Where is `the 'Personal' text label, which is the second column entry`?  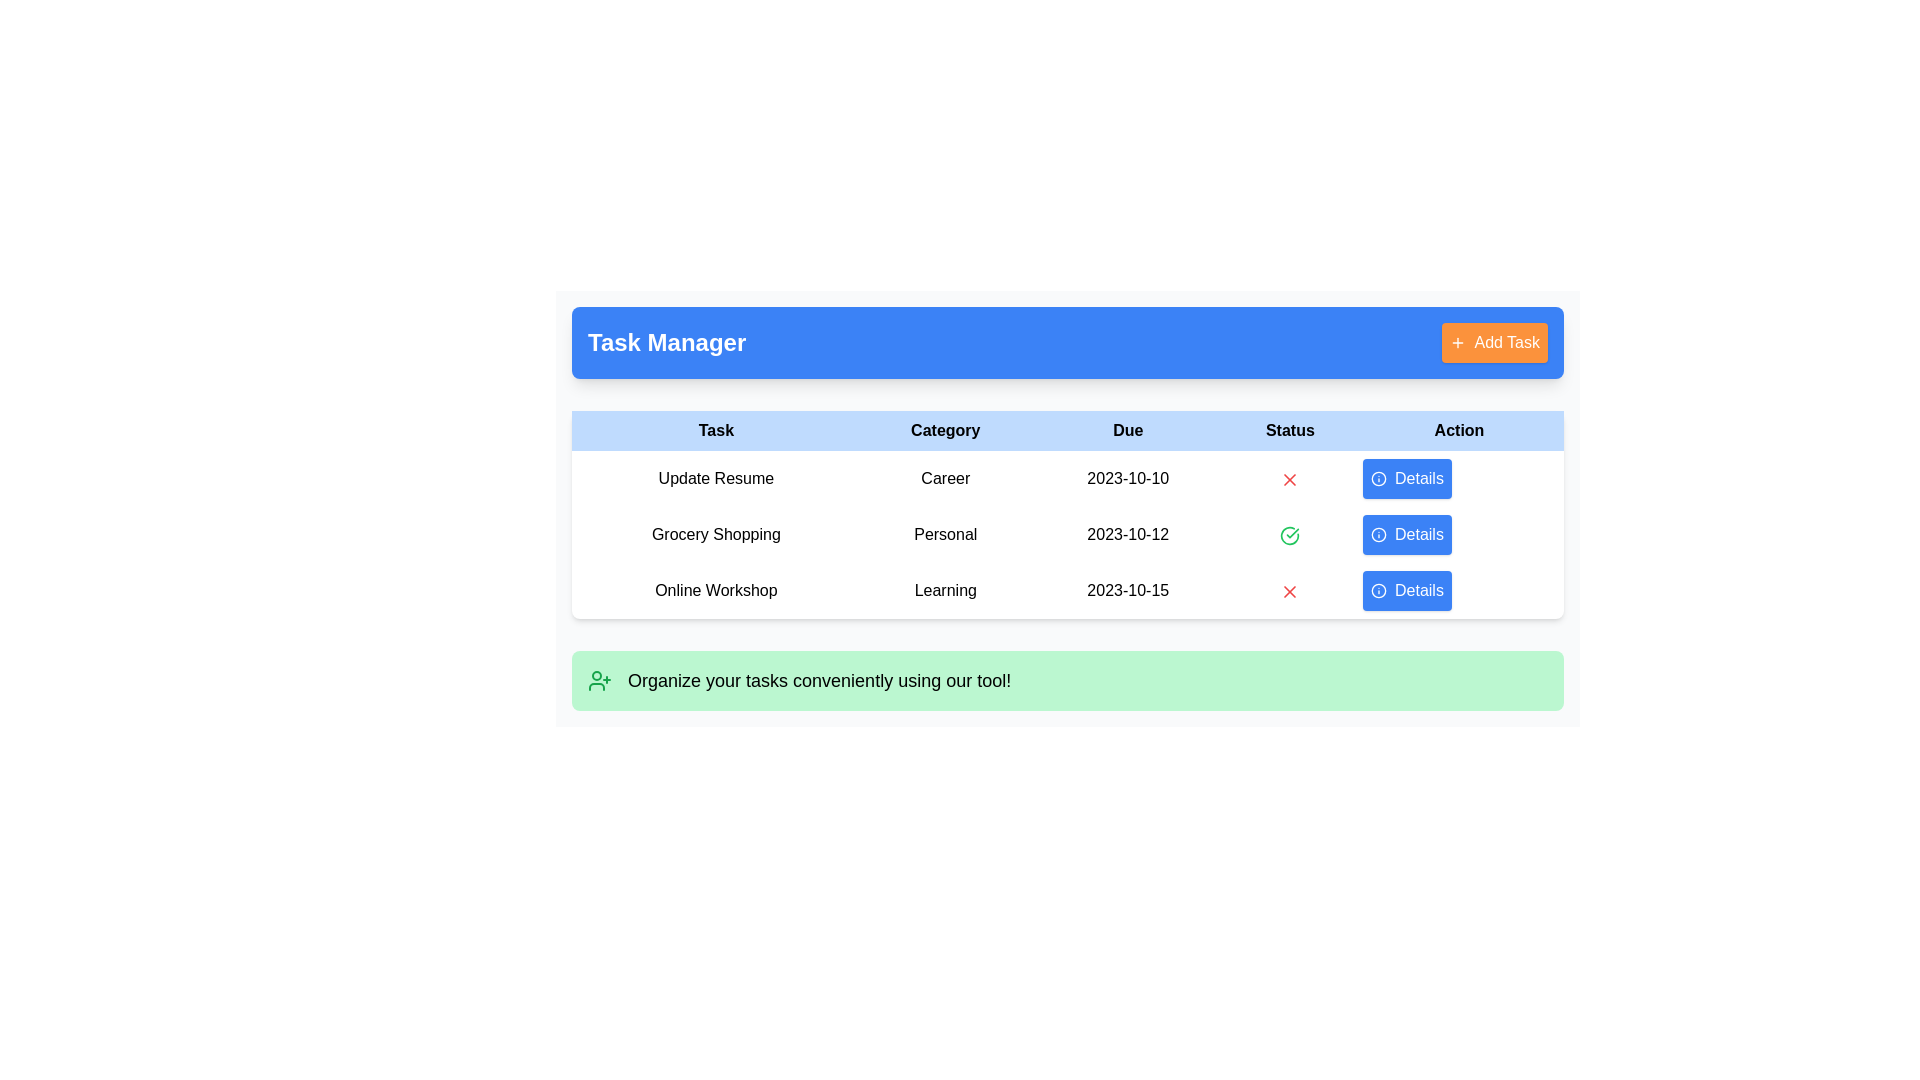 the 'Personal' text label, which is the second column entry is located at coordinates (944, 534).